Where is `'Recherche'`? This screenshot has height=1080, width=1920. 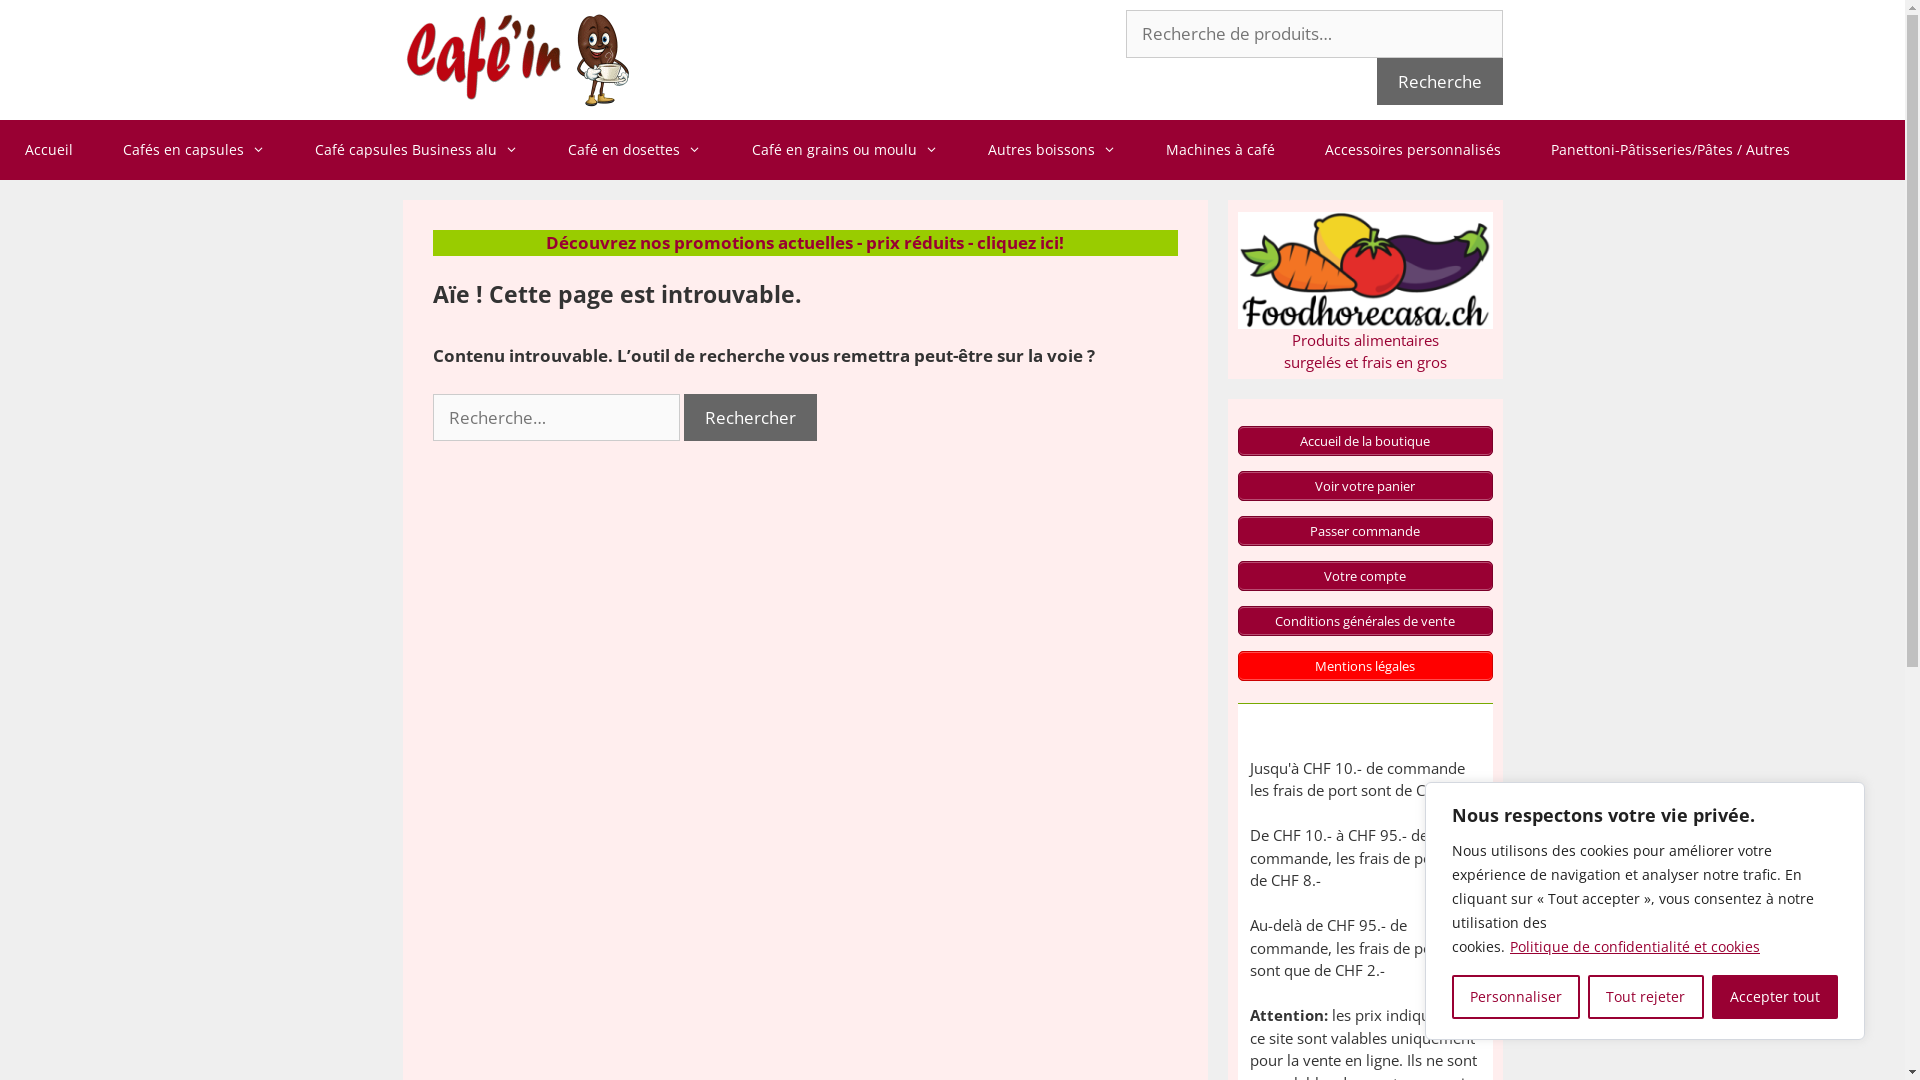 'Recherche' is located at coordinates (1438, 80).